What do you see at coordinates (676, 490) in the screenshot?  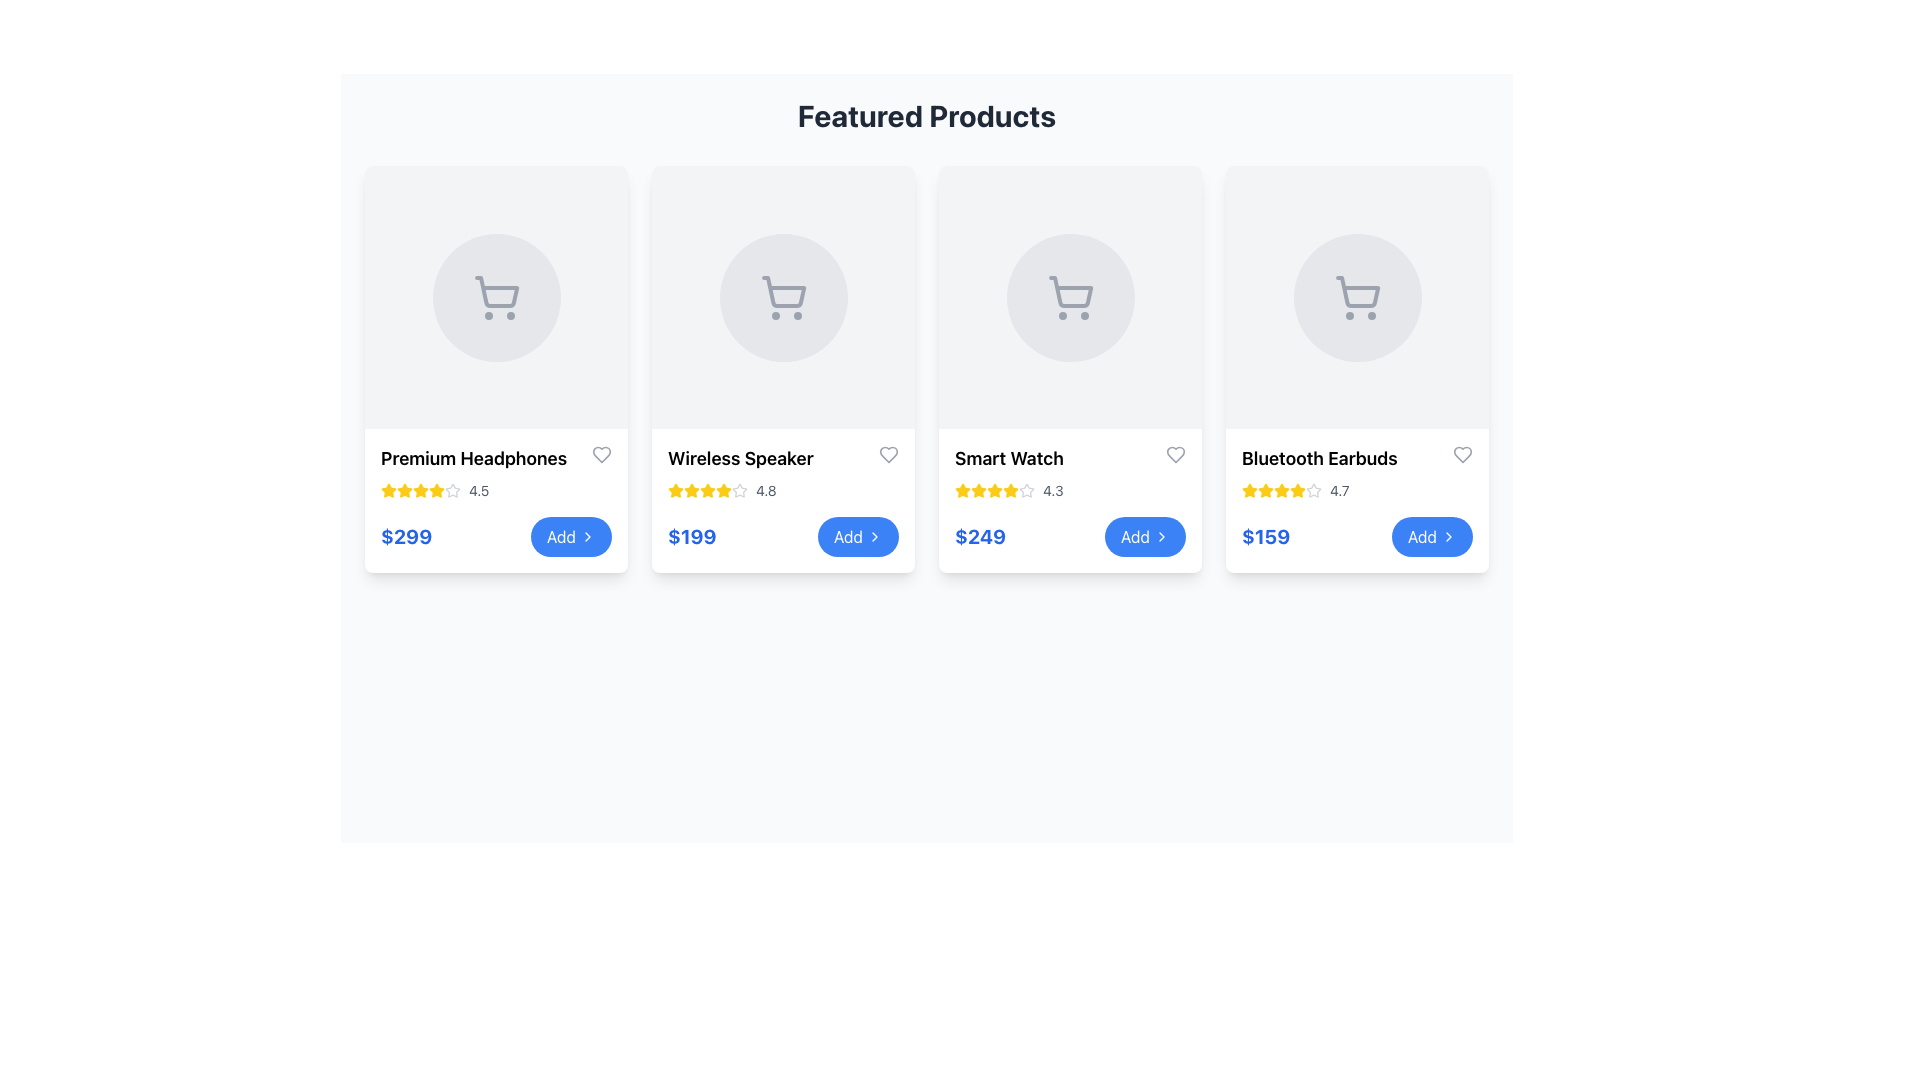 I see `leftmost yellow star icon in the rating section of the 'Wireless Speaker' product card for its properties or details` at bounding box center [676, 490].